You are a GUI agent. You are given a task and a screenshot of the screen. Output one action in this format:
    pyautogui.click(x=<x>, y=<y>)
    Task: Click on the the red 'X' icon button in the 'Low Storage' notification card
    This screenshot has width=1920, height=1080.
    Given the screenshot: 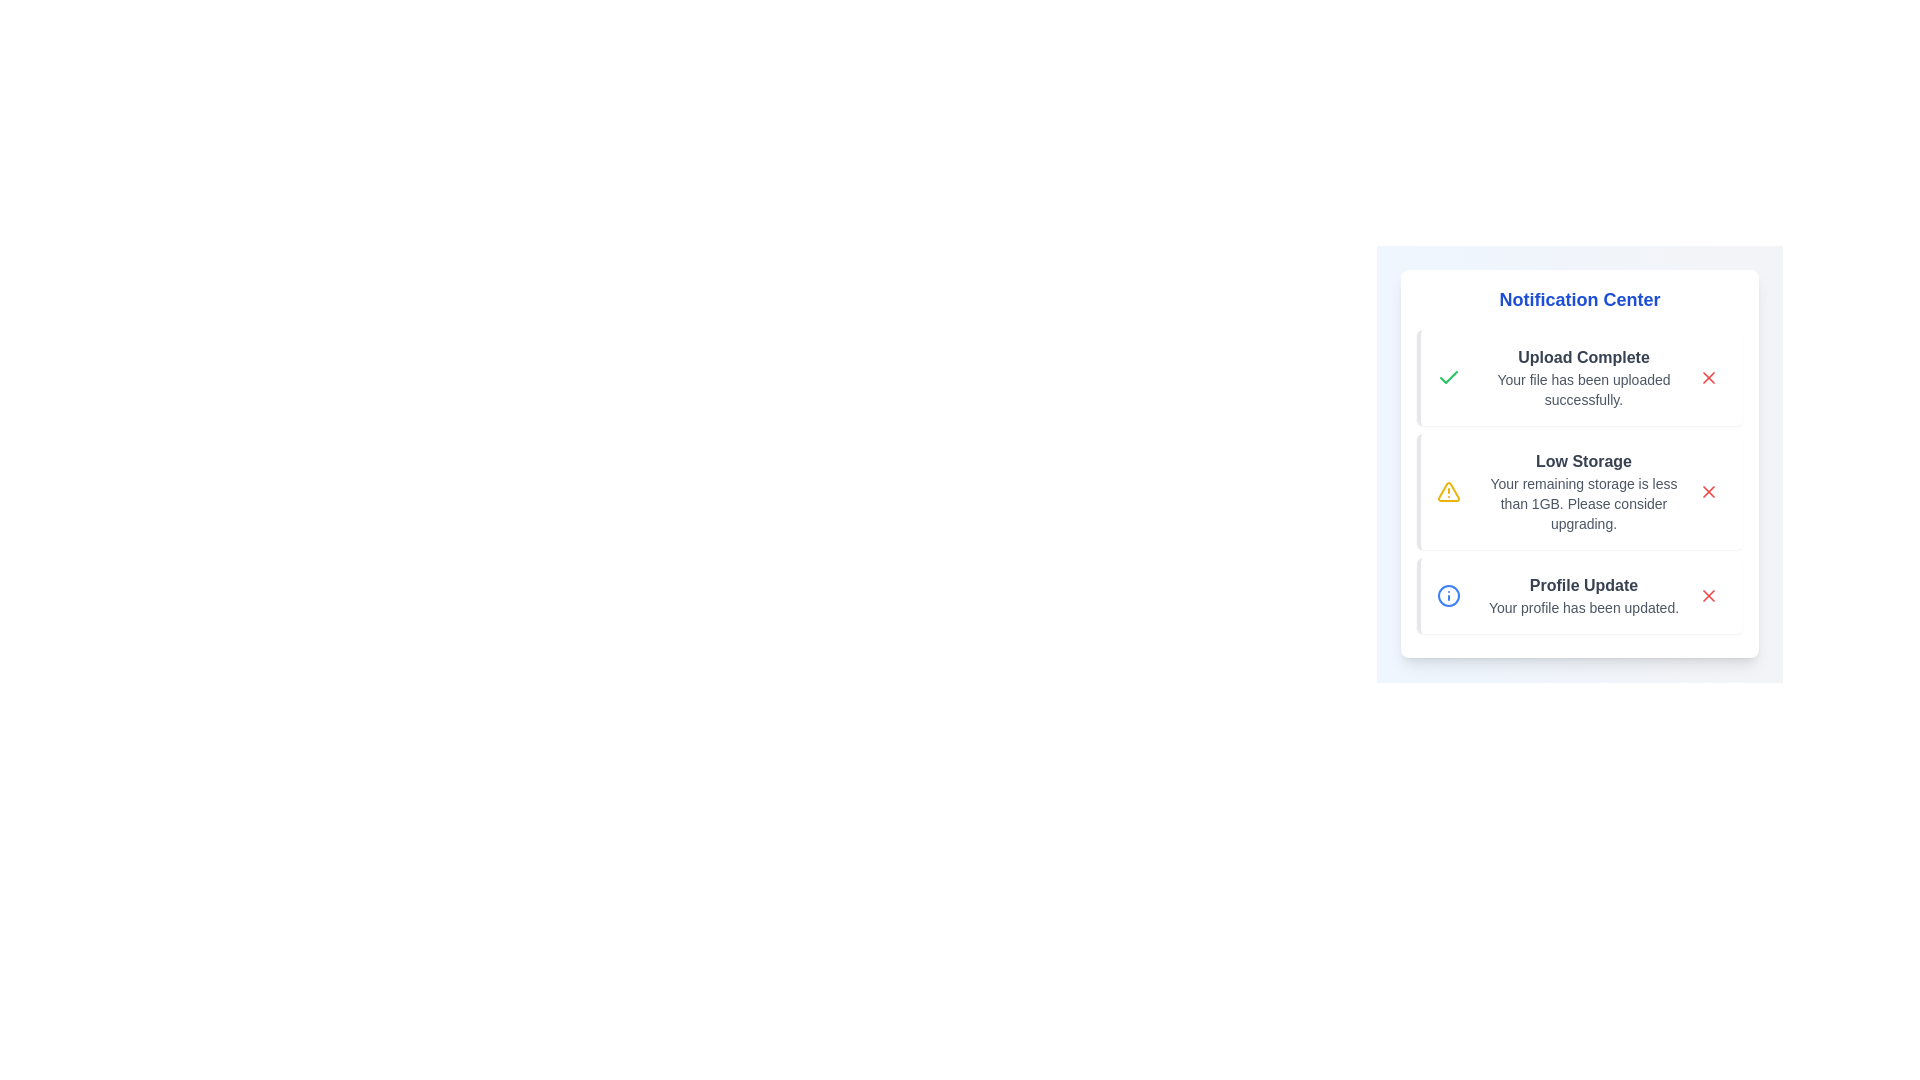 What is the action you would take?
    pyautogui.click(x=1707, y=492)
    